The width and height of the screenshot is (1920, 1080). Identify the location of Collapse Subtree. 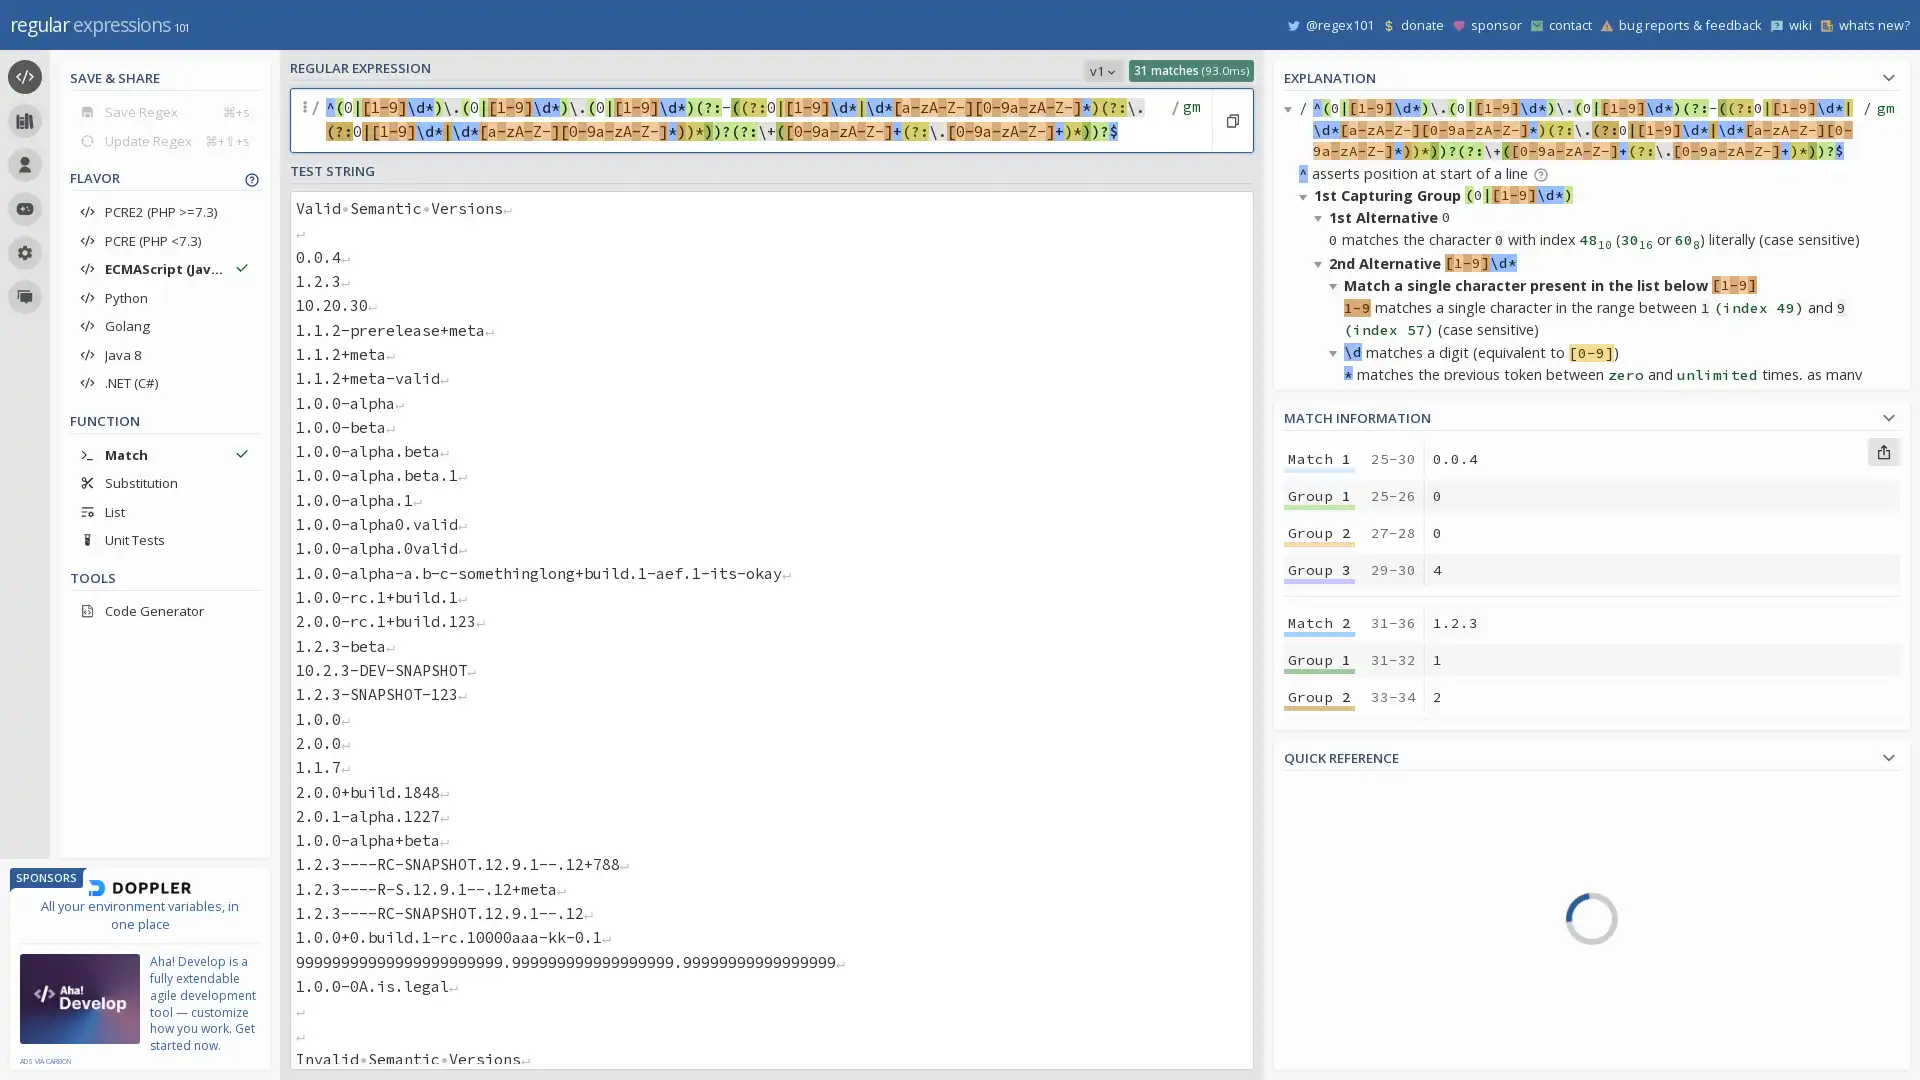
(1321, 713).